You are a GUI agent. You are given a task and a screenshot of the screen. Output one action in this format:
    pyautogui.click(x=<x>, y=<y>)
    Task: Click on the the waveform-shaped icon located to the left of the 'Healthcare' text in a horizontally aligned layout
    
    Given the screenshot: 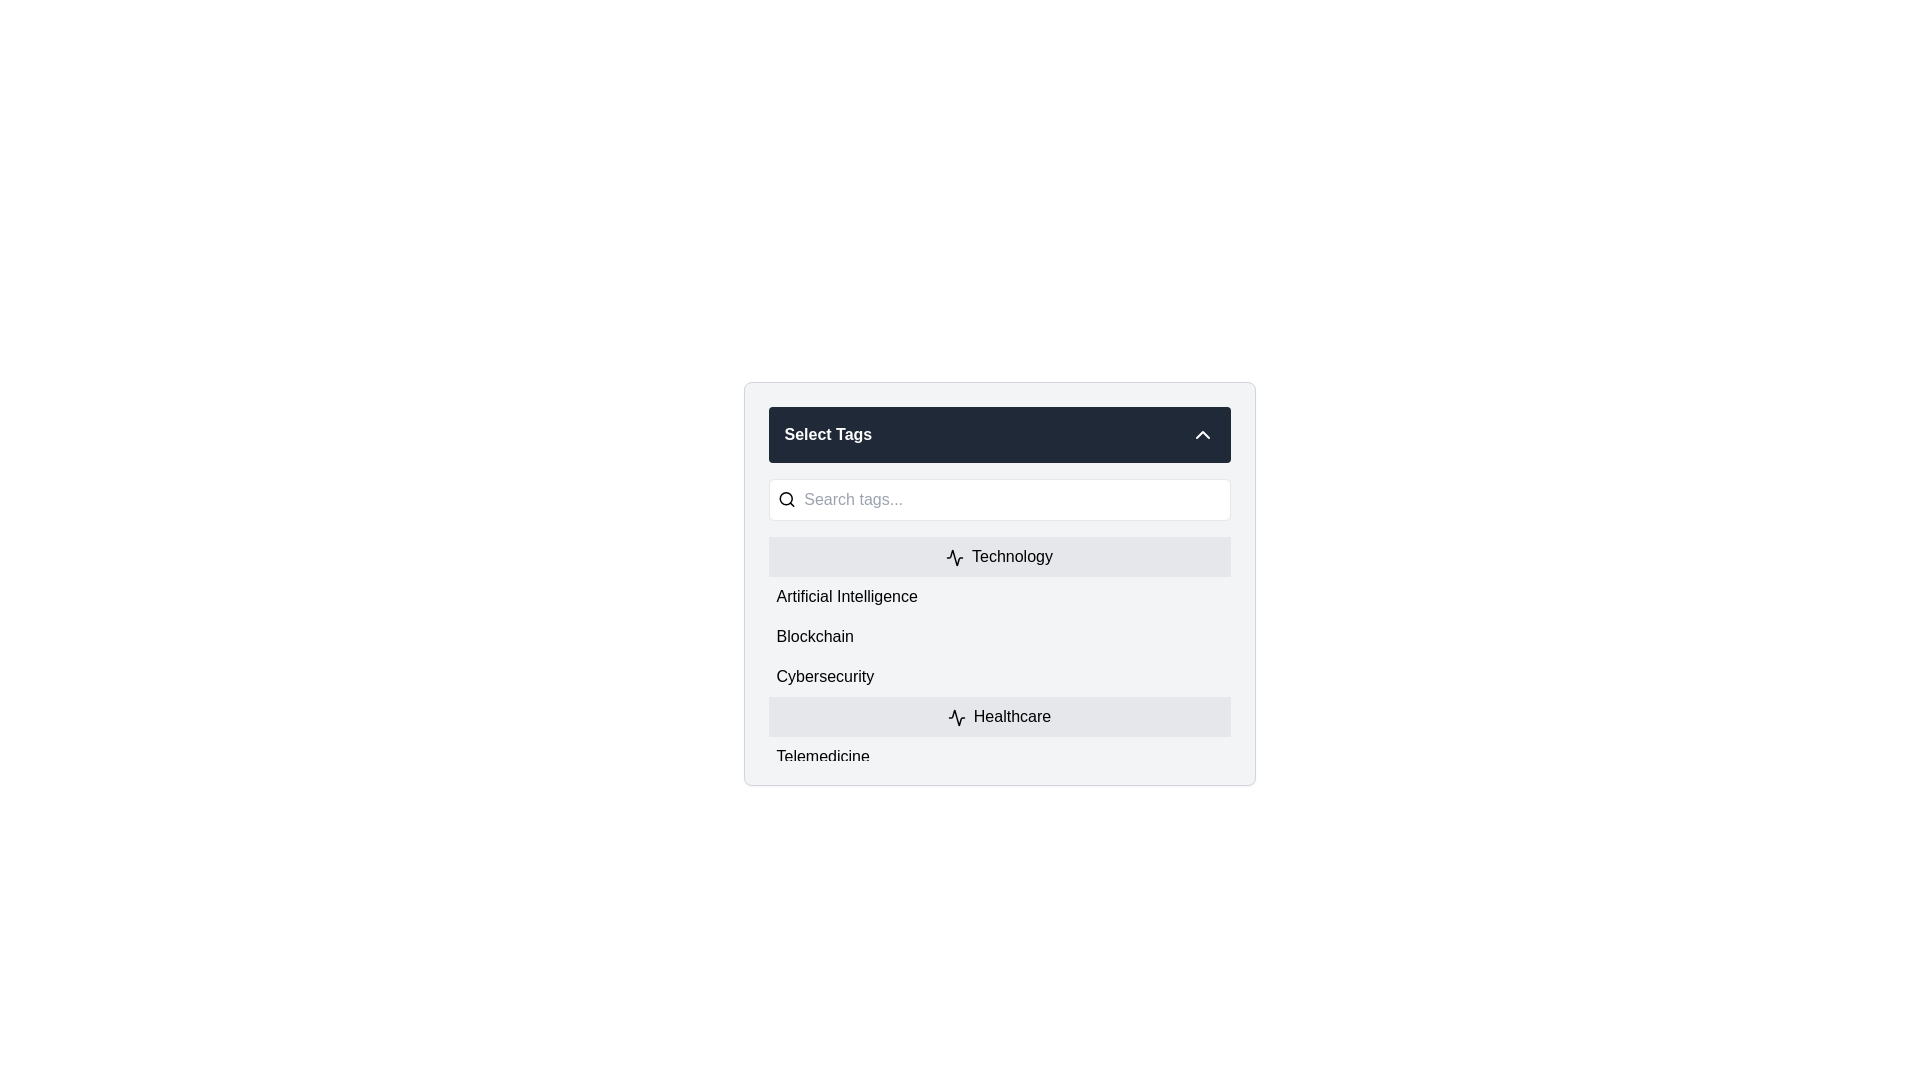 What is the action you would take?
    pyautogui.click(x=955, y=716)
    